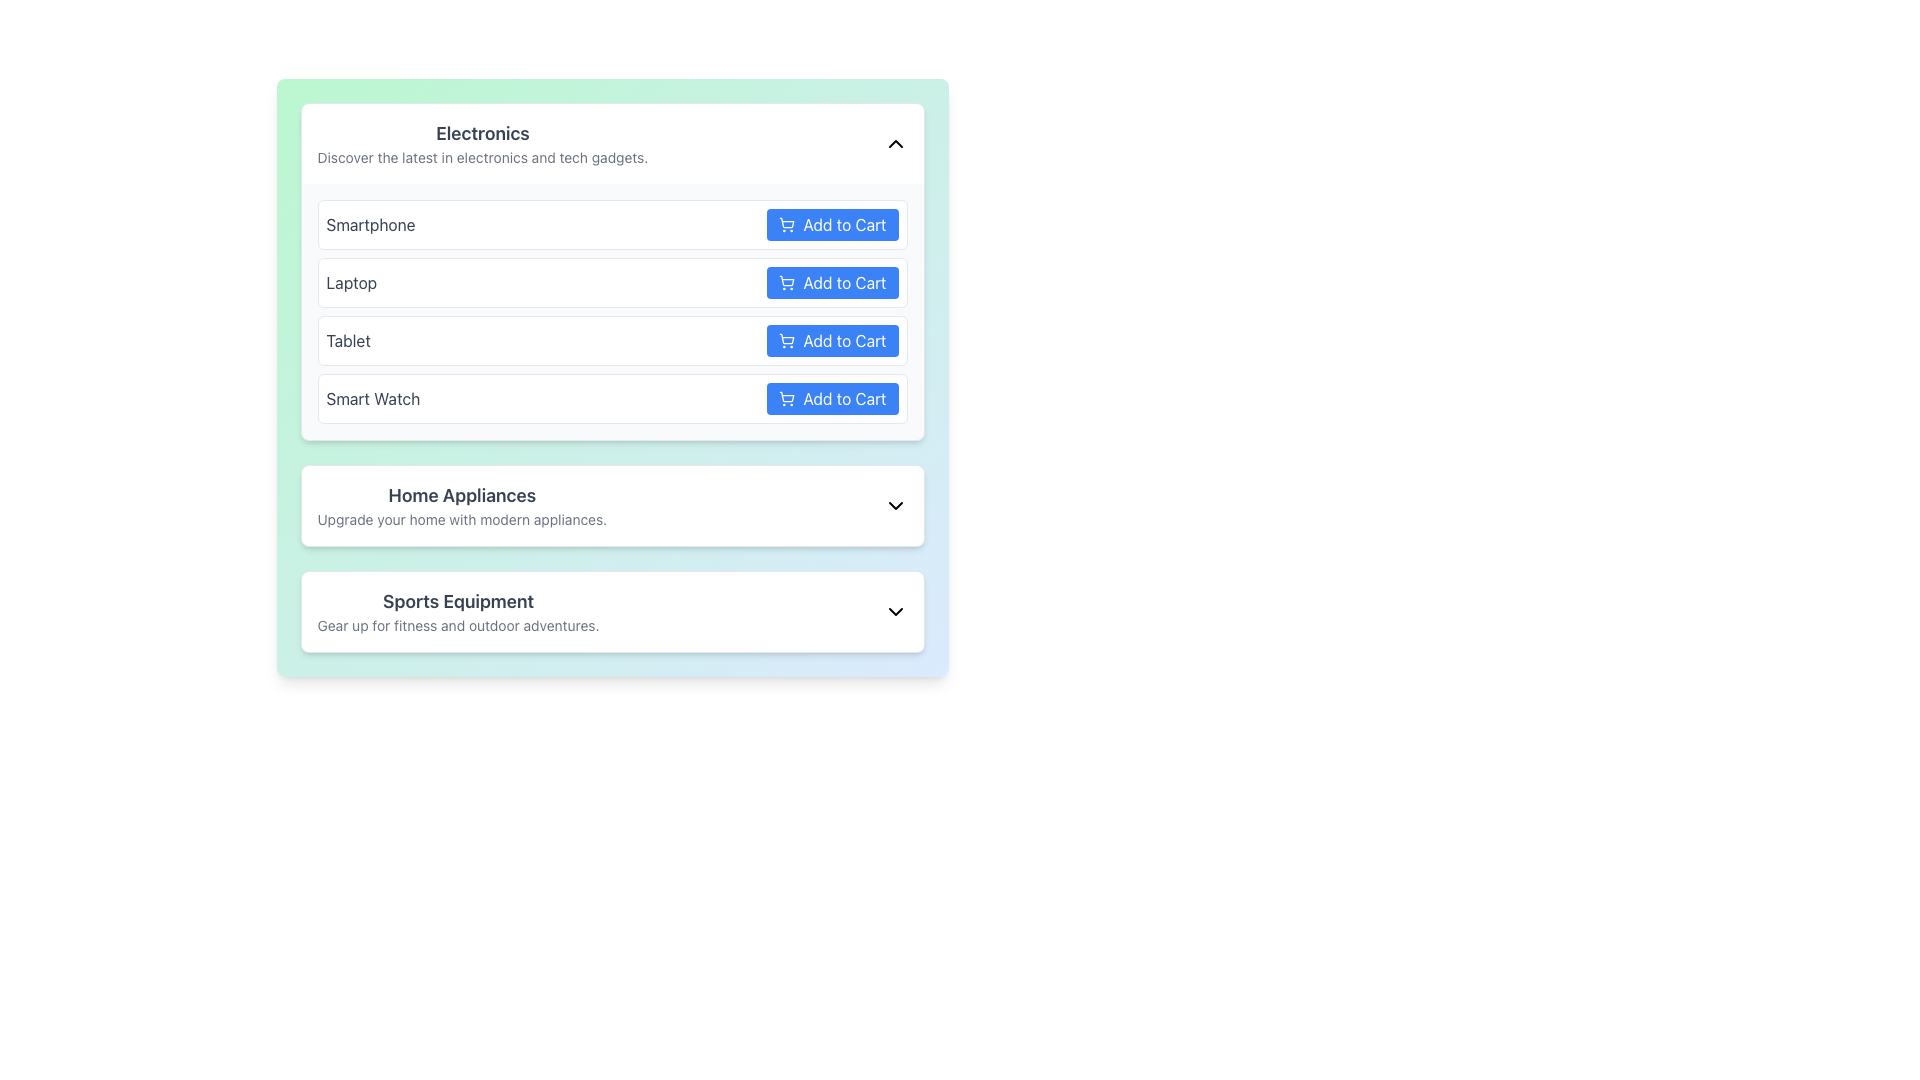 The width and height of the screenshot is (1920, 1080). Describe the element at coordinates (611, 272) in the screenshot. I see `the 'Electronics' section which features a description and four entries with 'Add to Cart' buttons` at that location.